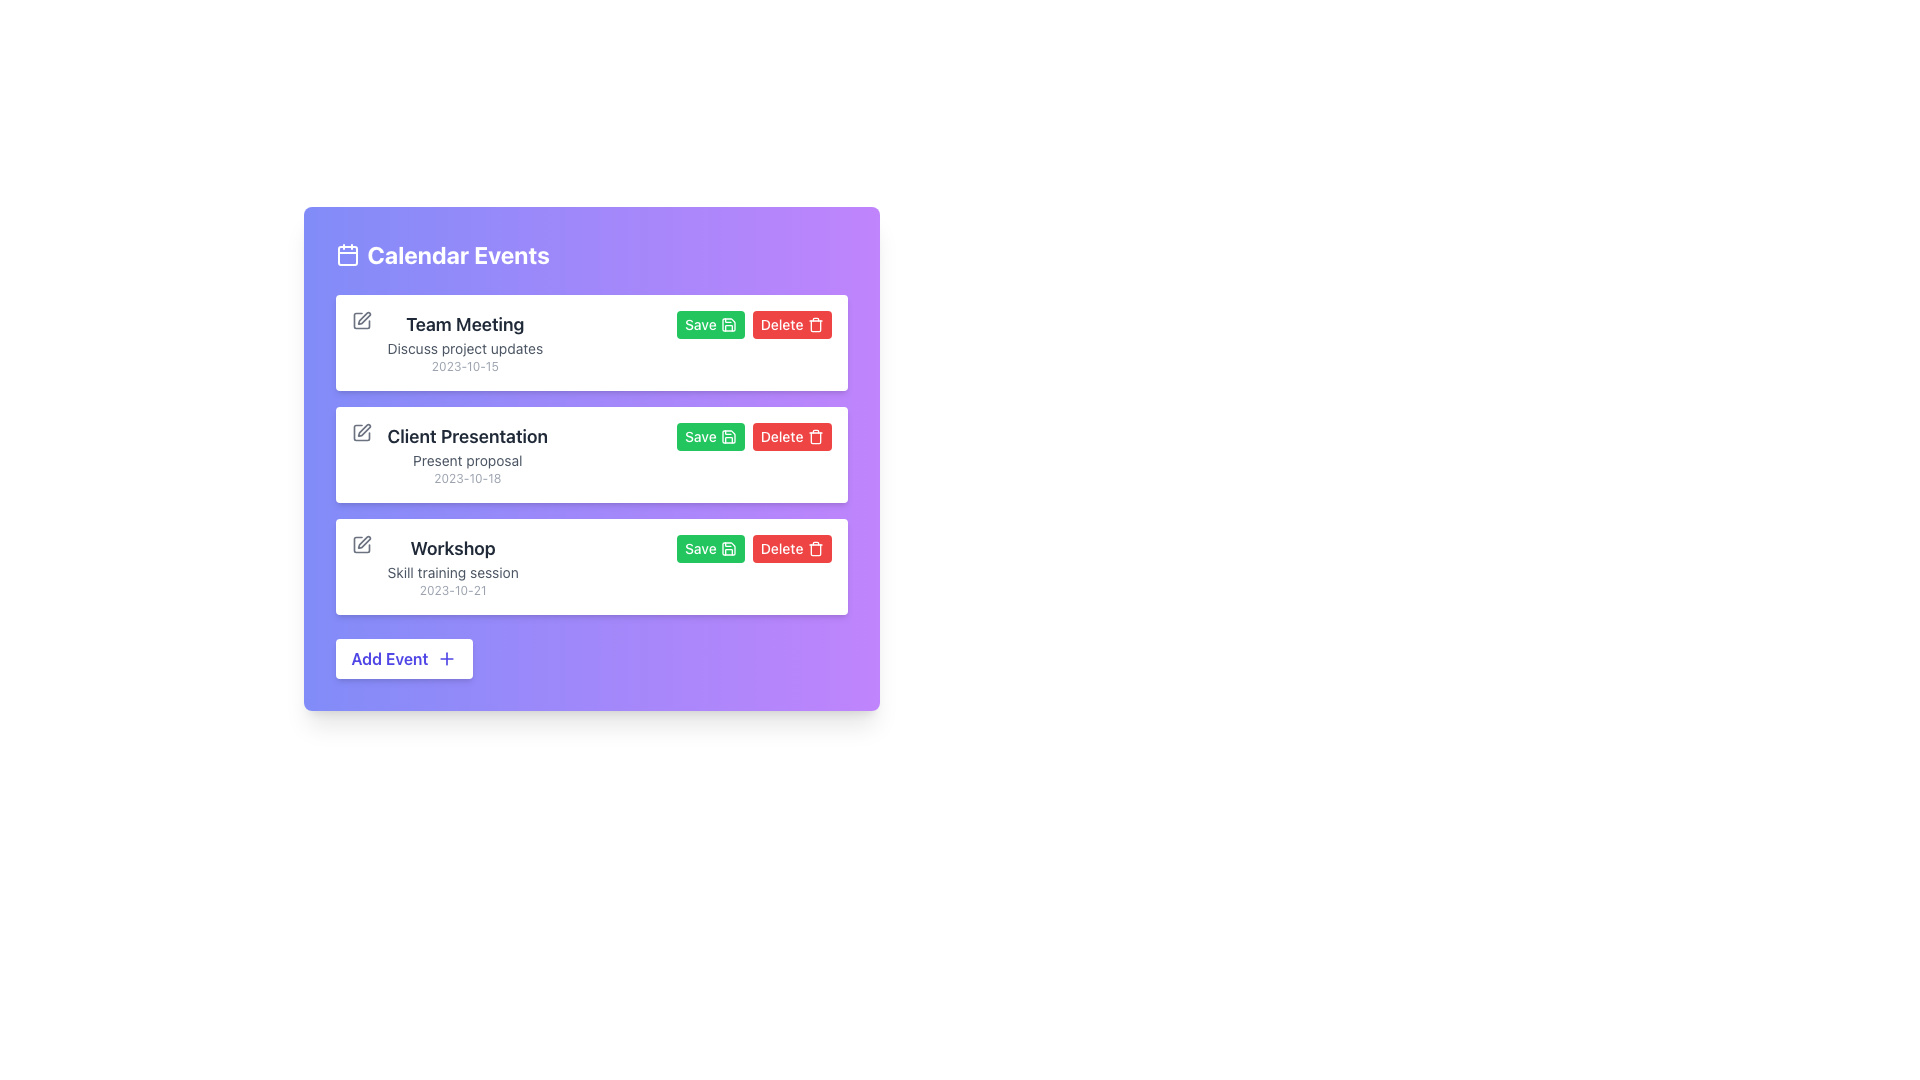 The width and height of the screenshot is (1920, 1080). What do you see at coordinates (347, 253) in the screenshot?
I see `the calendar icon located in the header section of the 'Calendar Events' module` at bounding box center [347, 253].